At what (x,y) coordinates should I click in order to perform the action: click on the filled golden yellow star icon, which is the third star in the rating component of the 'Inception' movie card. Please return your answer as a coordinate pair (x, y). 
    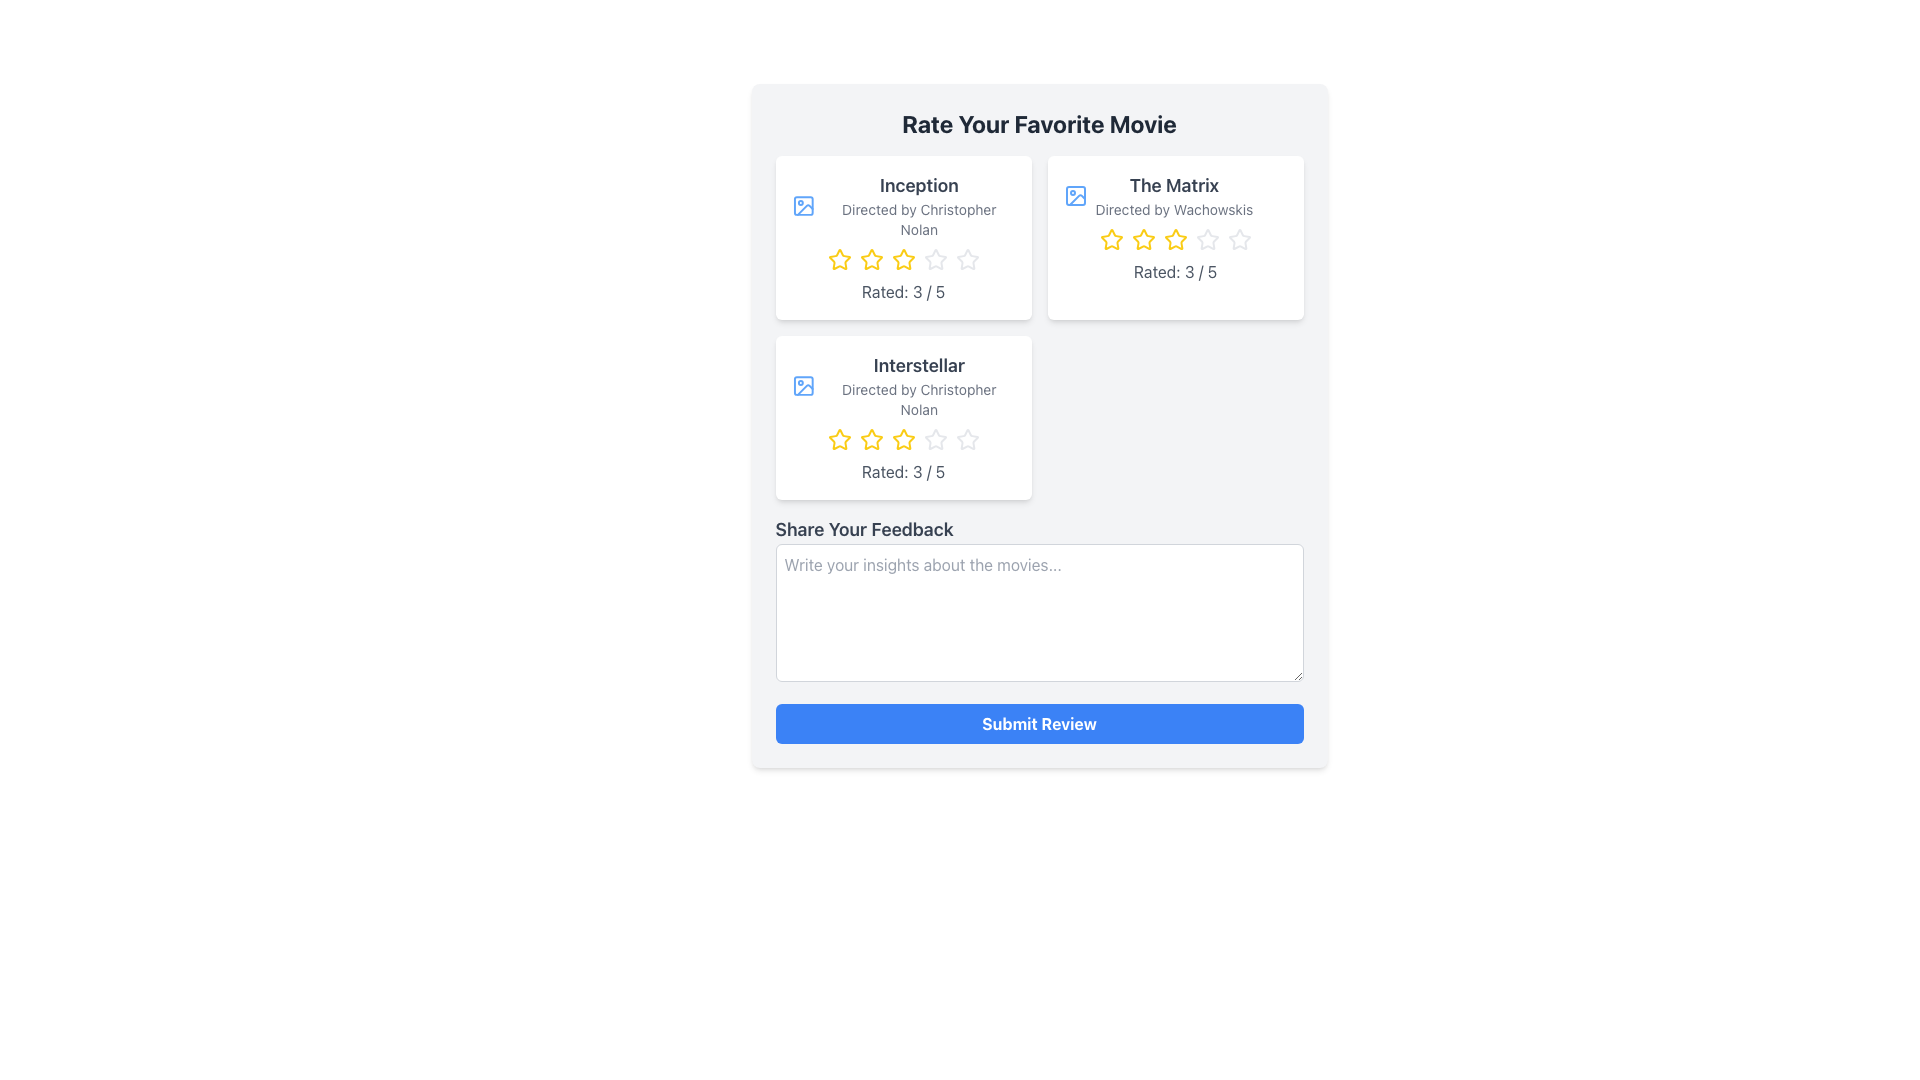
    Looking at the image, I should click on (902, 258).